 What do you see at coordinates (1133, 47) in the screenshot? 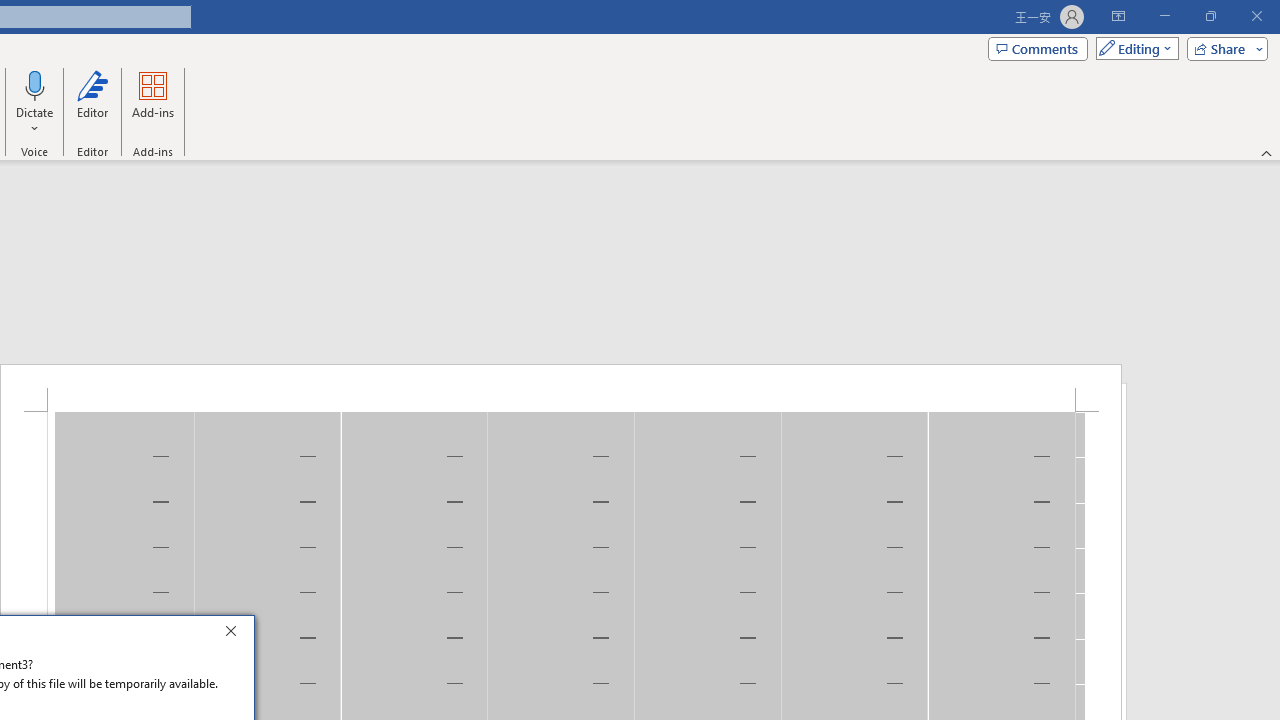
I see `'Mode'` at bounding box center [1133, 47].